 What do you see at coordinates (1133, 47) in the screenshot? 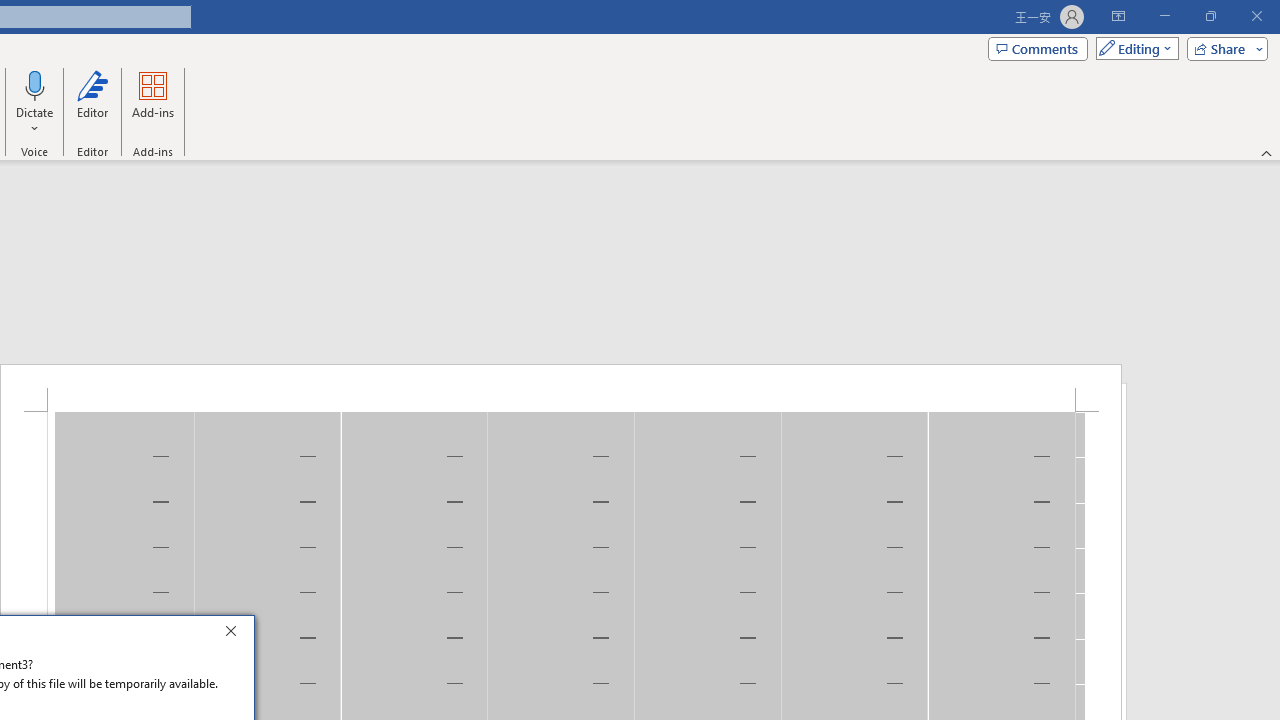
I see `'Mode'` at bounding box center [1133, 47].